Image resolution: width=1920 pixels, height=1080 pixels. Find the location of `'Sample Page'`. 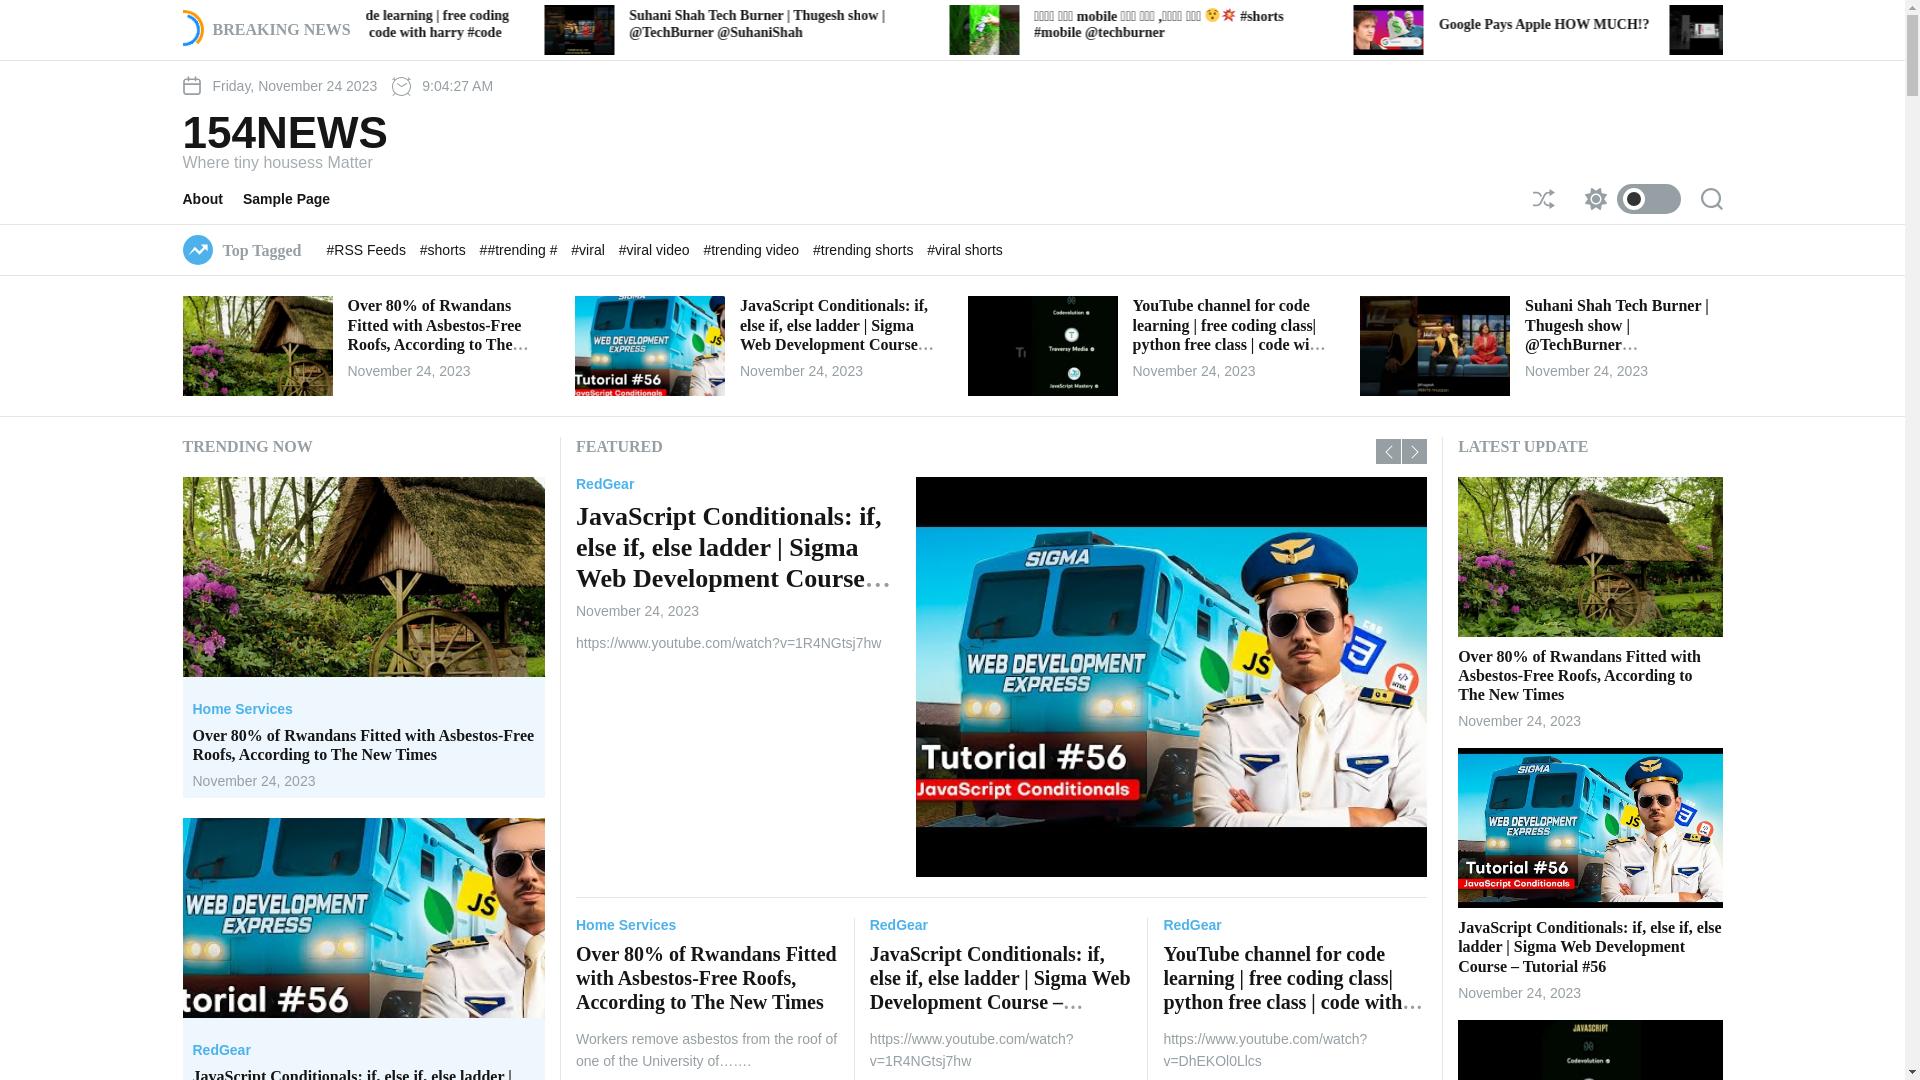

'Sample Page' is located at coordinates (295, 199).